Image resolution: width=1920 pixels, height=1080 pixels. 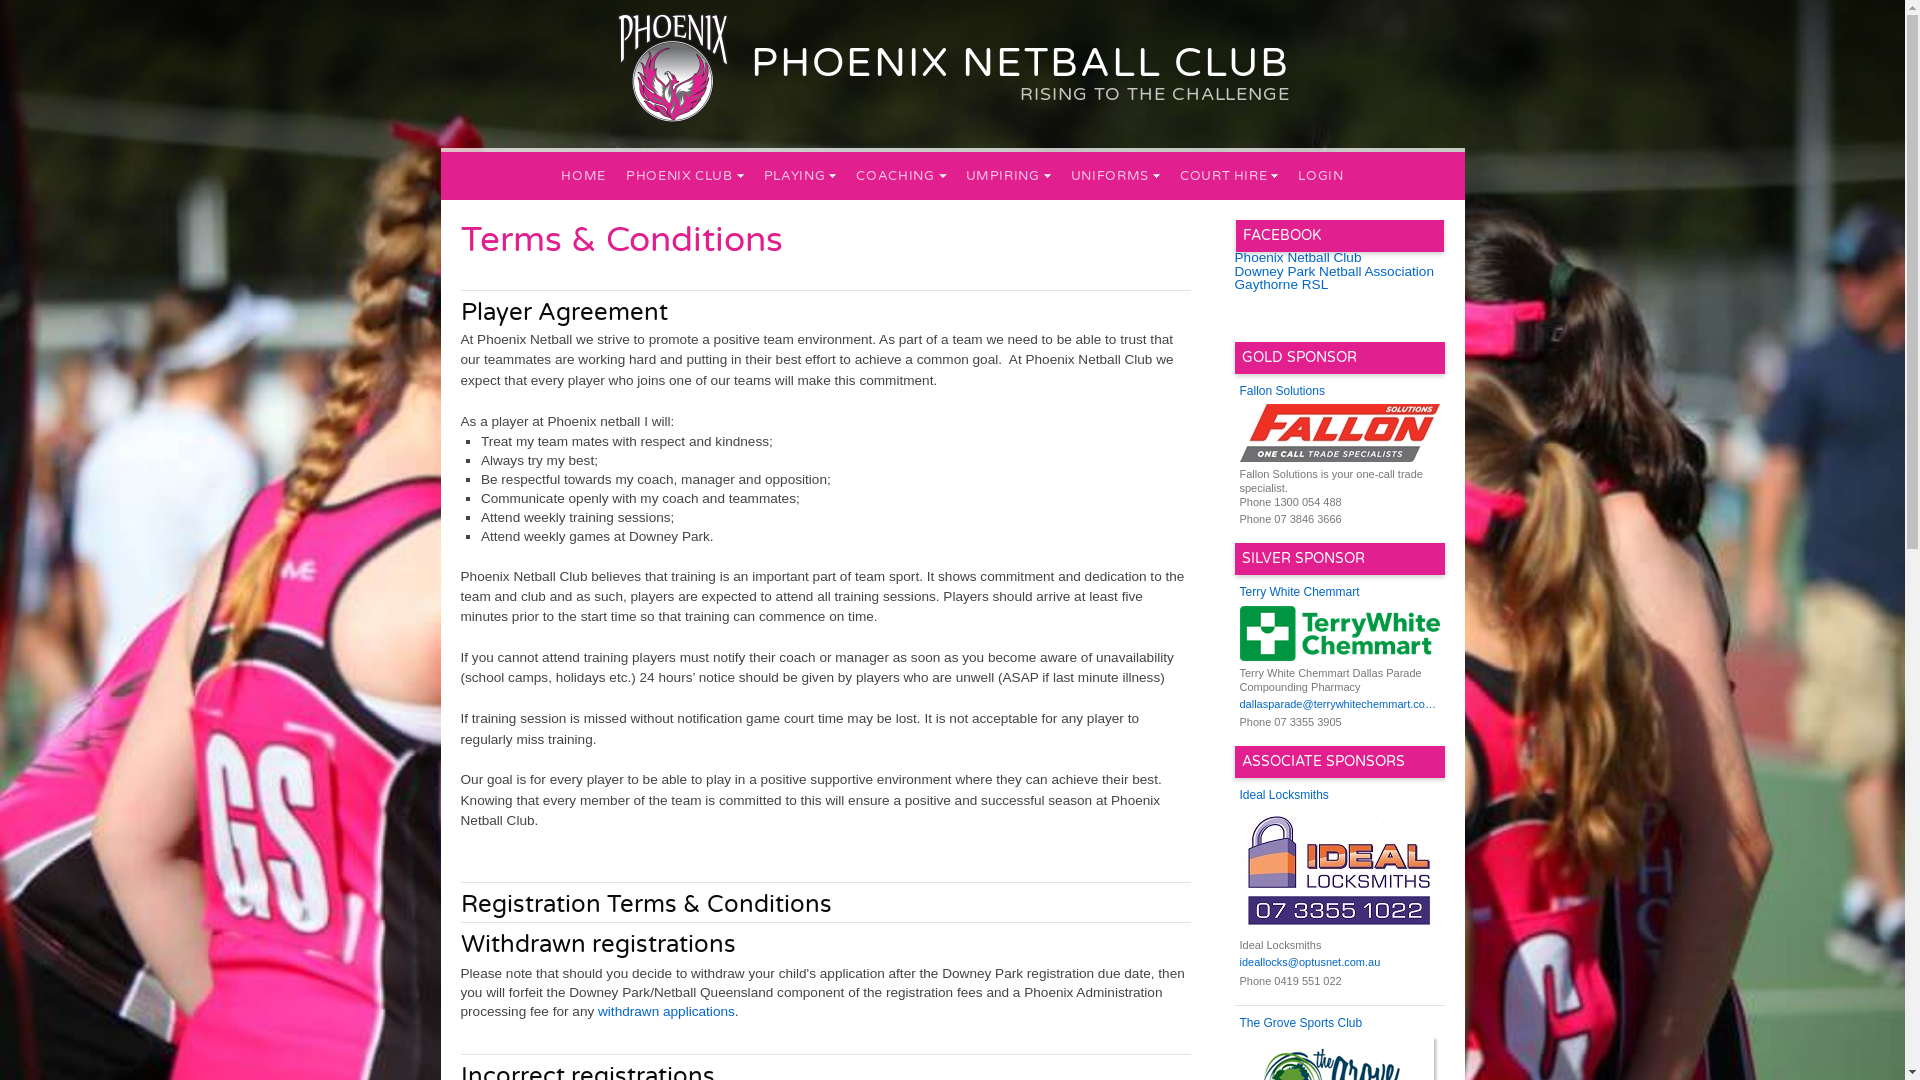 I want to click on 'Downey Park Netball Association', so click(x=1333, y=271).